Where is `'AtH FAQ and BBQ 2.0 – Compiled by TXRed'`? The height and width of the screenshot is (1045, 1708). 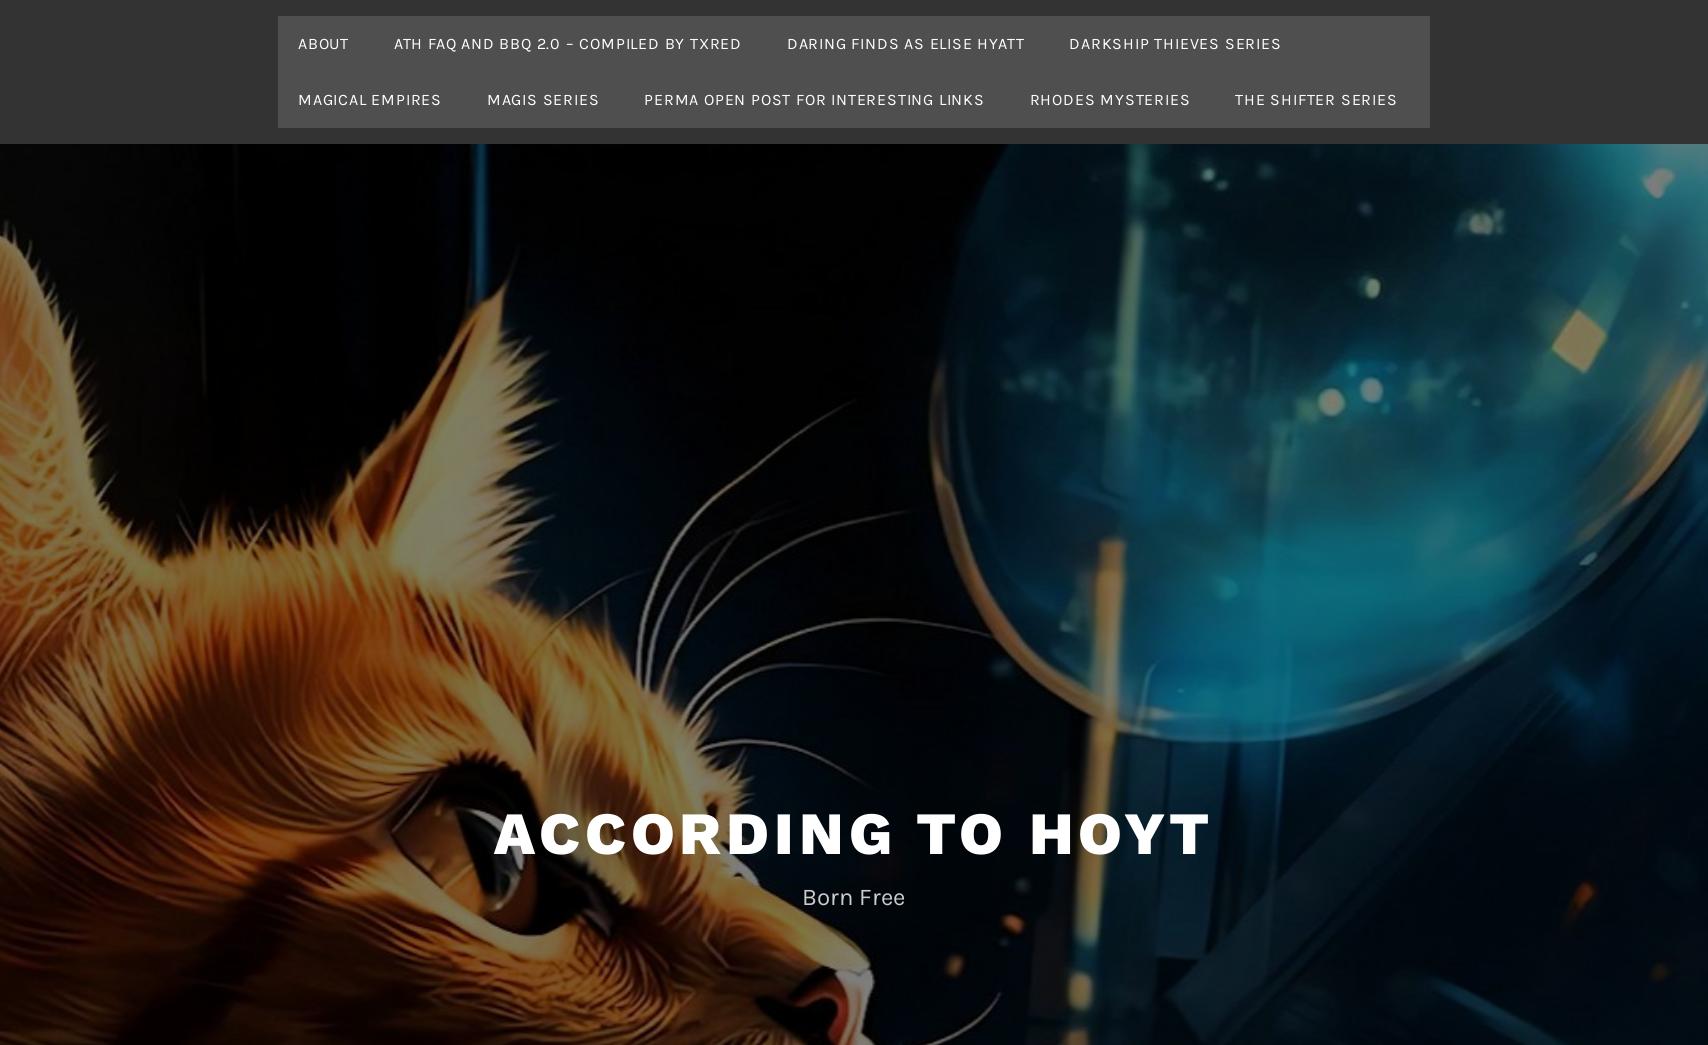 'AtH FAQ and BBQ 2.0 – Compiled by TXRed' is located at coordinates (393, 42).